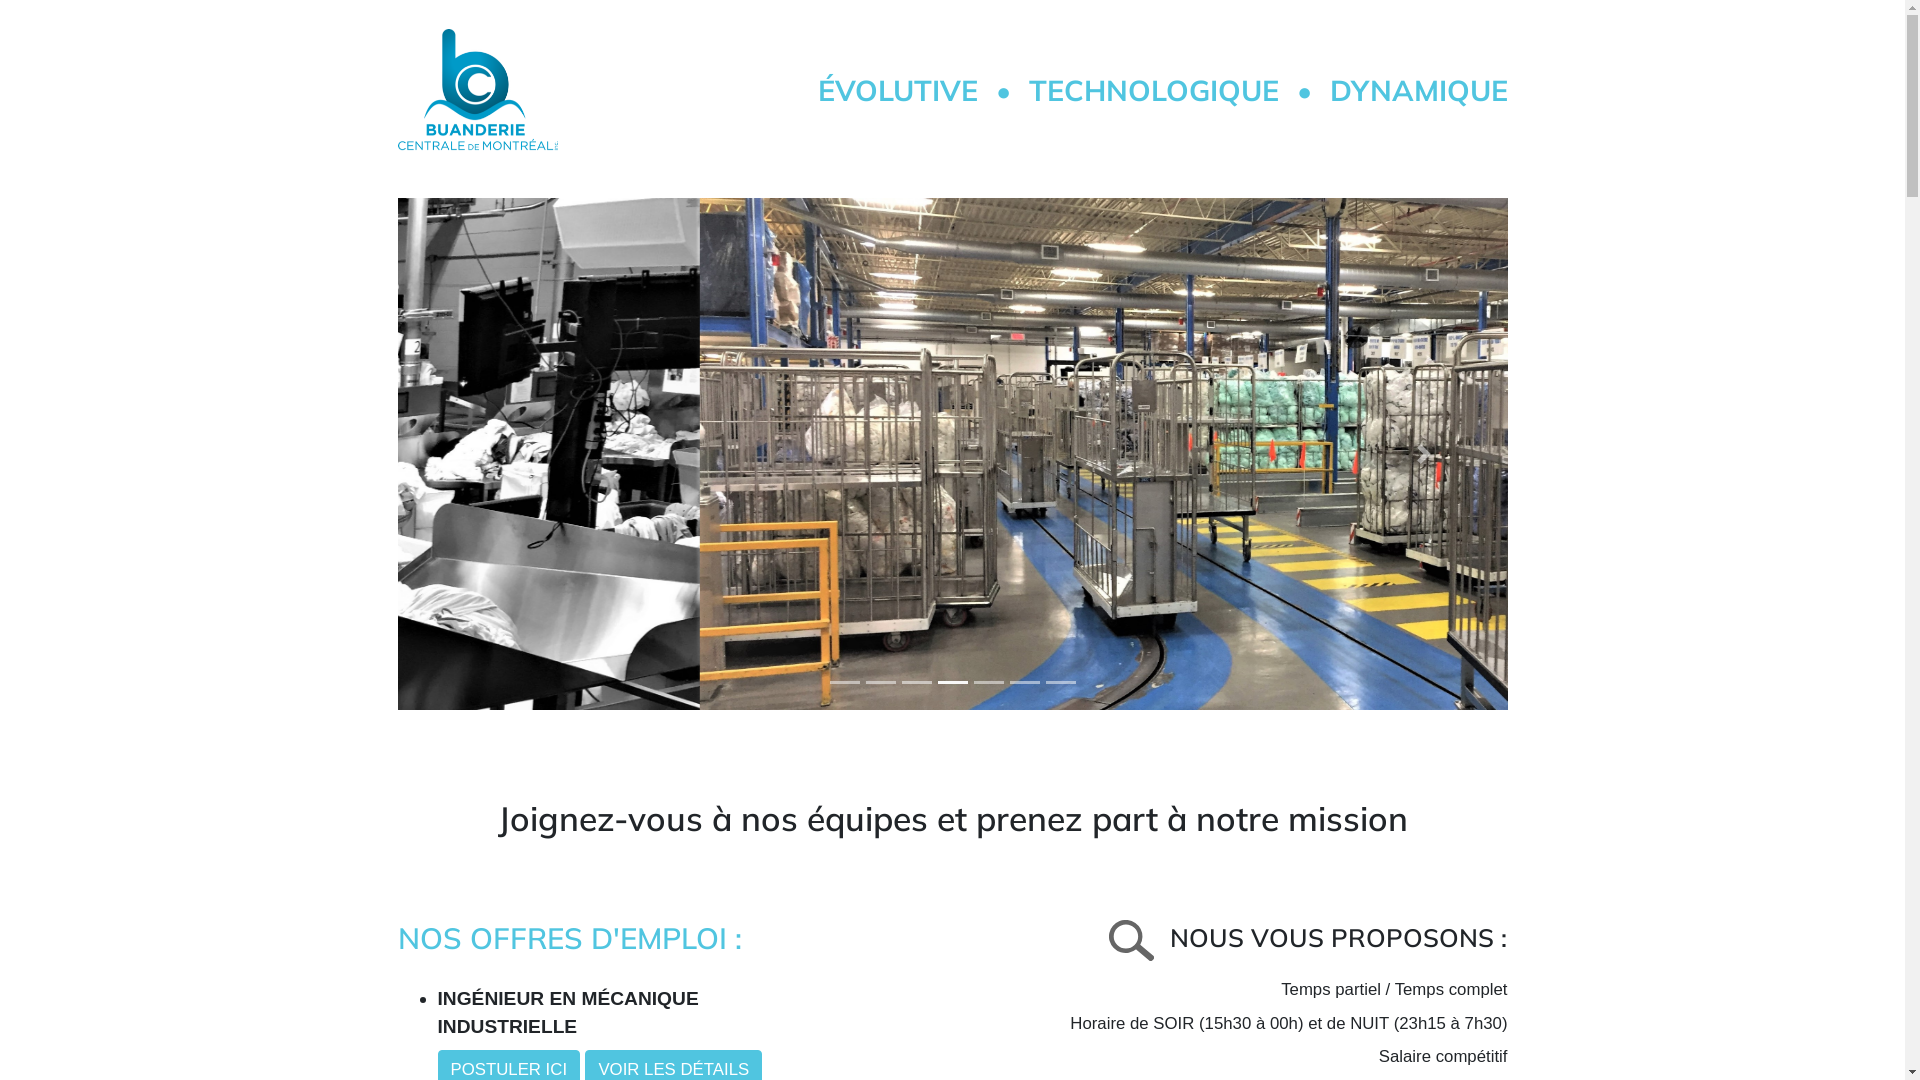  I want to click on 'Suivant', so click(1423, 454).